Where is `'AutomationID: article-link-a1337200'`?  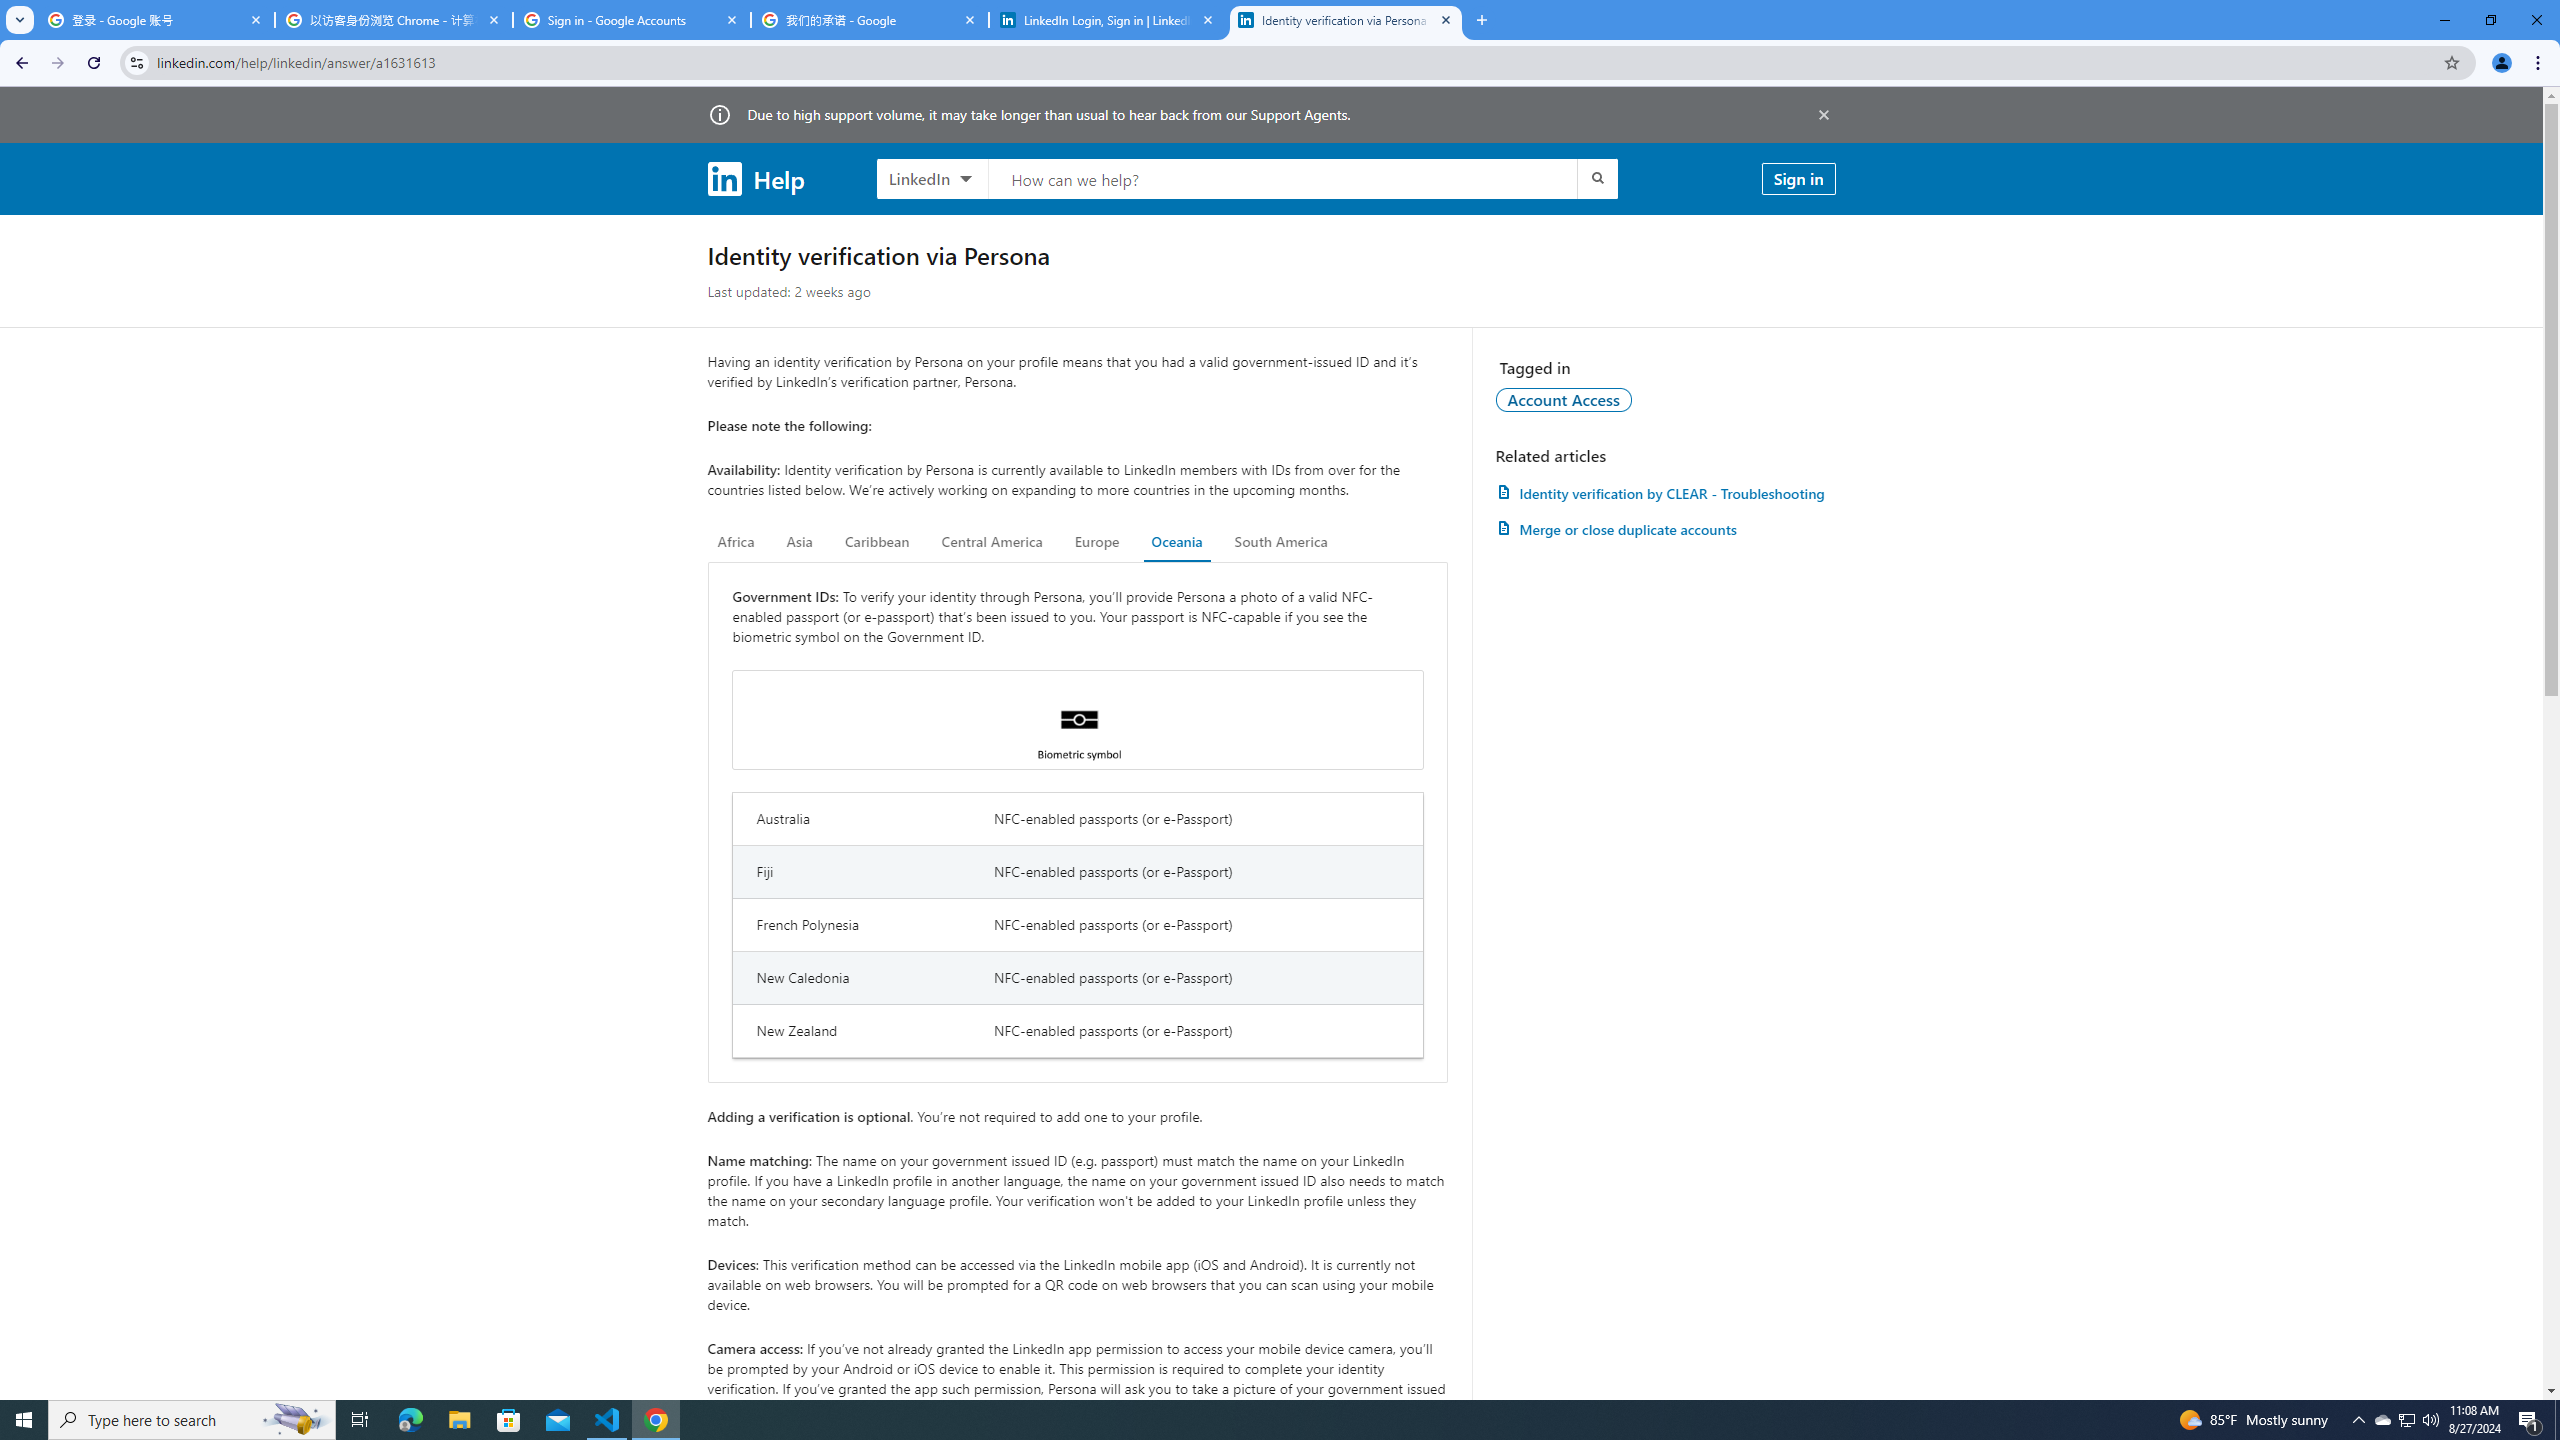
'AutomationID: article-link-a1337200' is located at coordinates (1664, 528).